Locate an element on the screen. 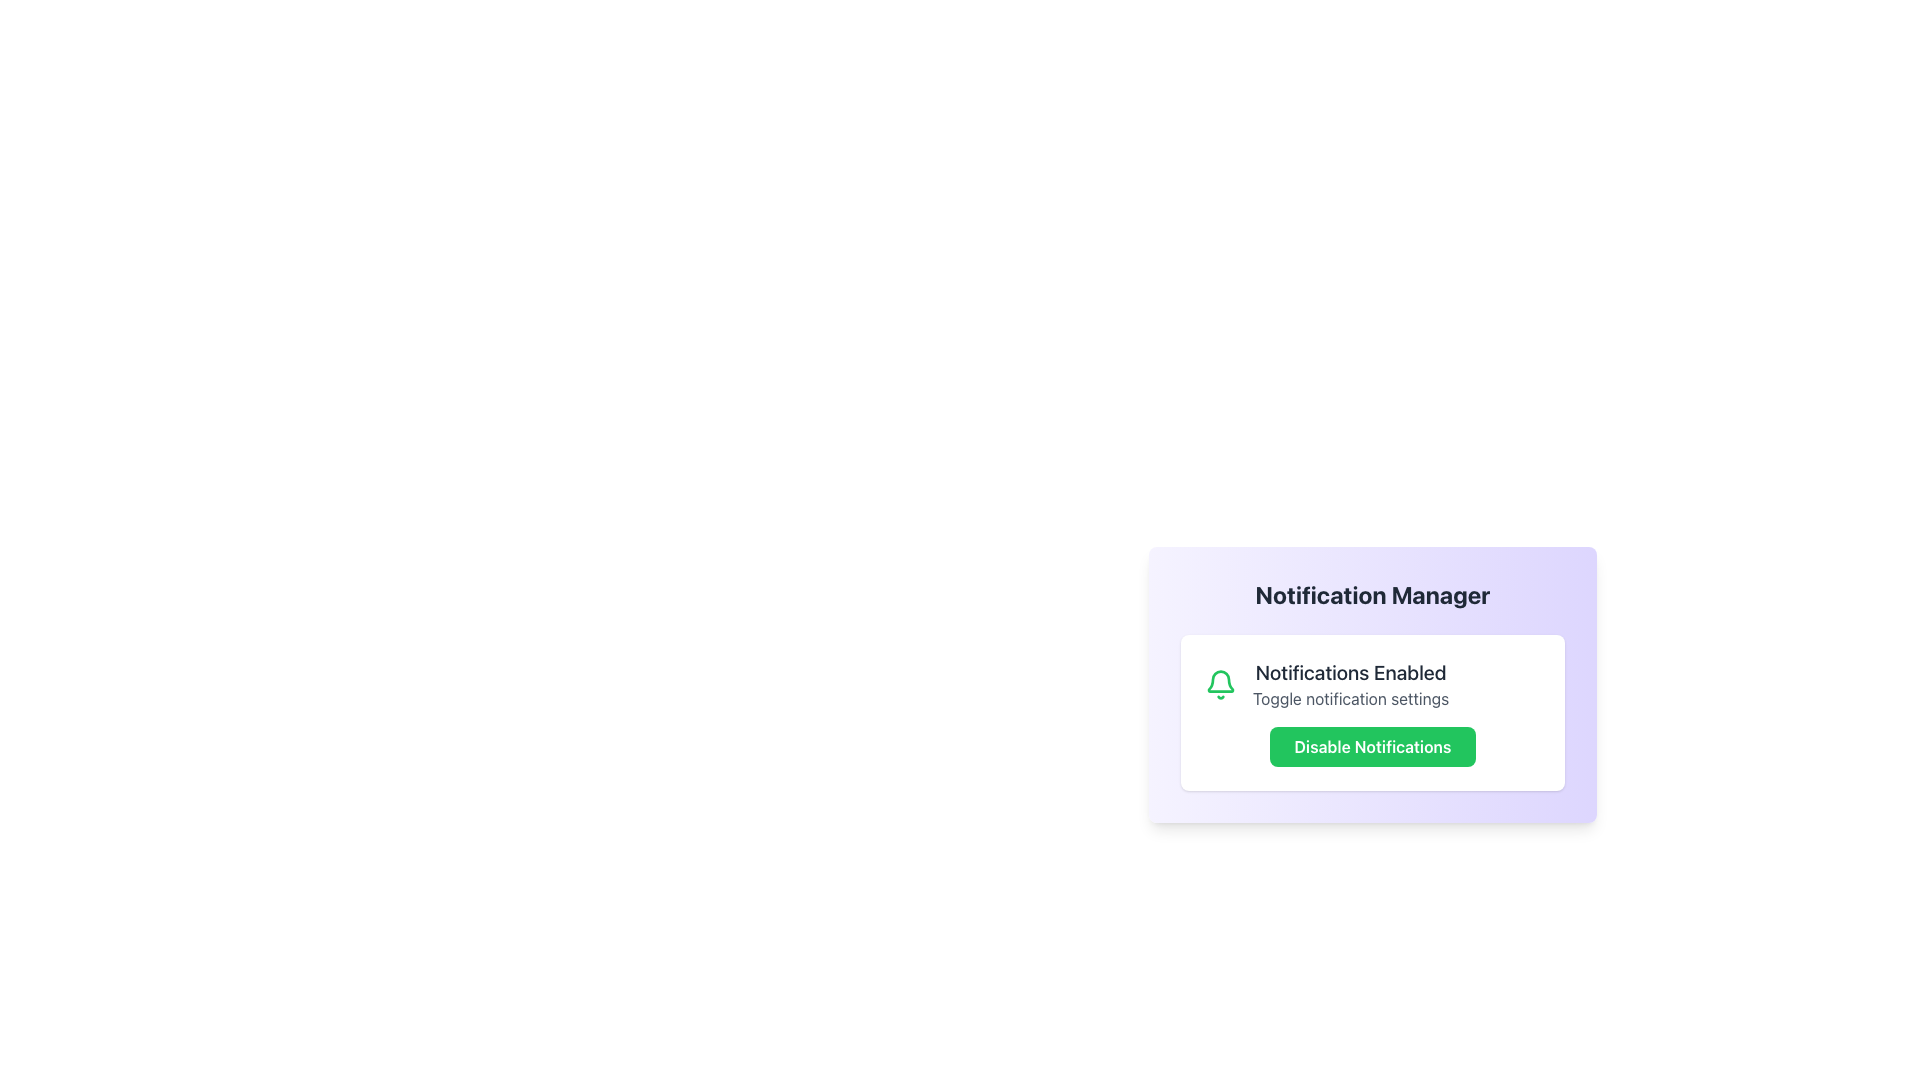 This screenshot has width=1920, height=1080. text element that displays 'Notifications Enabled' and 'Toggle notification settings', which is located to the right of the green bell icon is located at coordinates (1351, 684).